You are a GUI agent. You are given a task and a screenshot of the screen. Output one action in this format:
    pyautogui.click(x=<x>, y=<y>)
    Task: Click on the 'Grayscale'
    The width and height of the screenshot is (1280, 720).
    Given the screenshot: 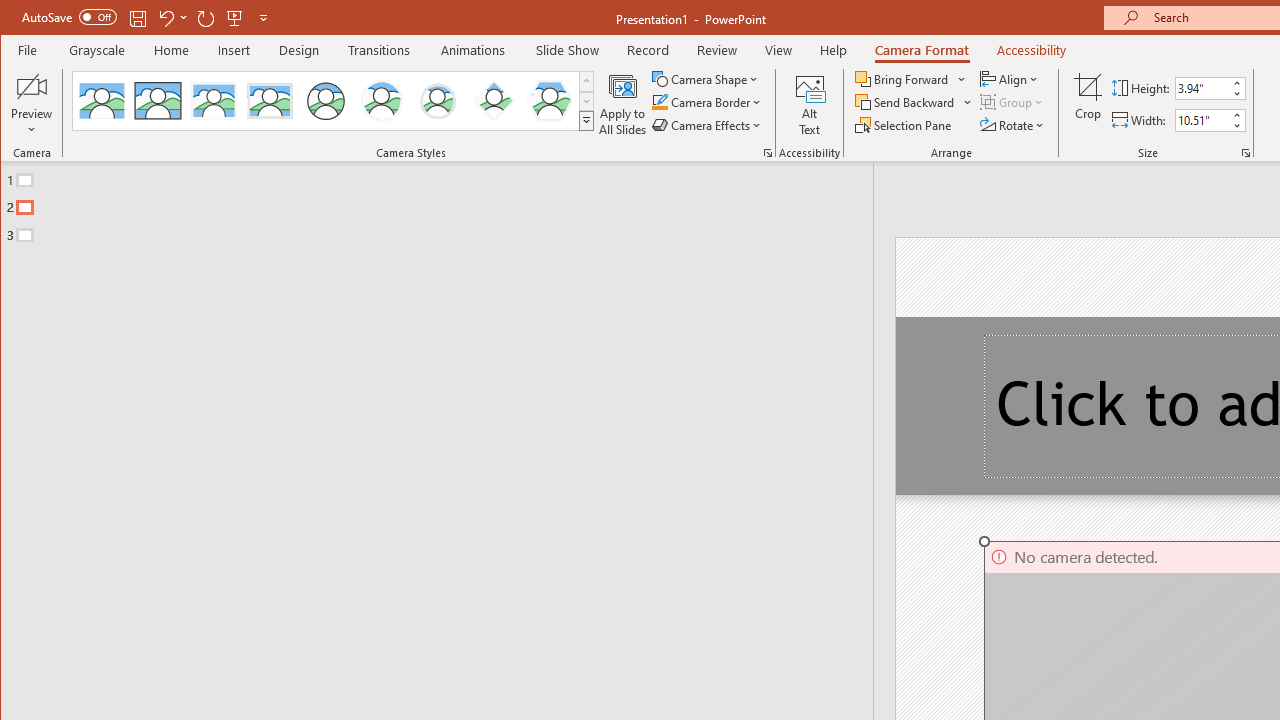 What is the action you would take?
    pyautogui.click(x=96, y=49)
    